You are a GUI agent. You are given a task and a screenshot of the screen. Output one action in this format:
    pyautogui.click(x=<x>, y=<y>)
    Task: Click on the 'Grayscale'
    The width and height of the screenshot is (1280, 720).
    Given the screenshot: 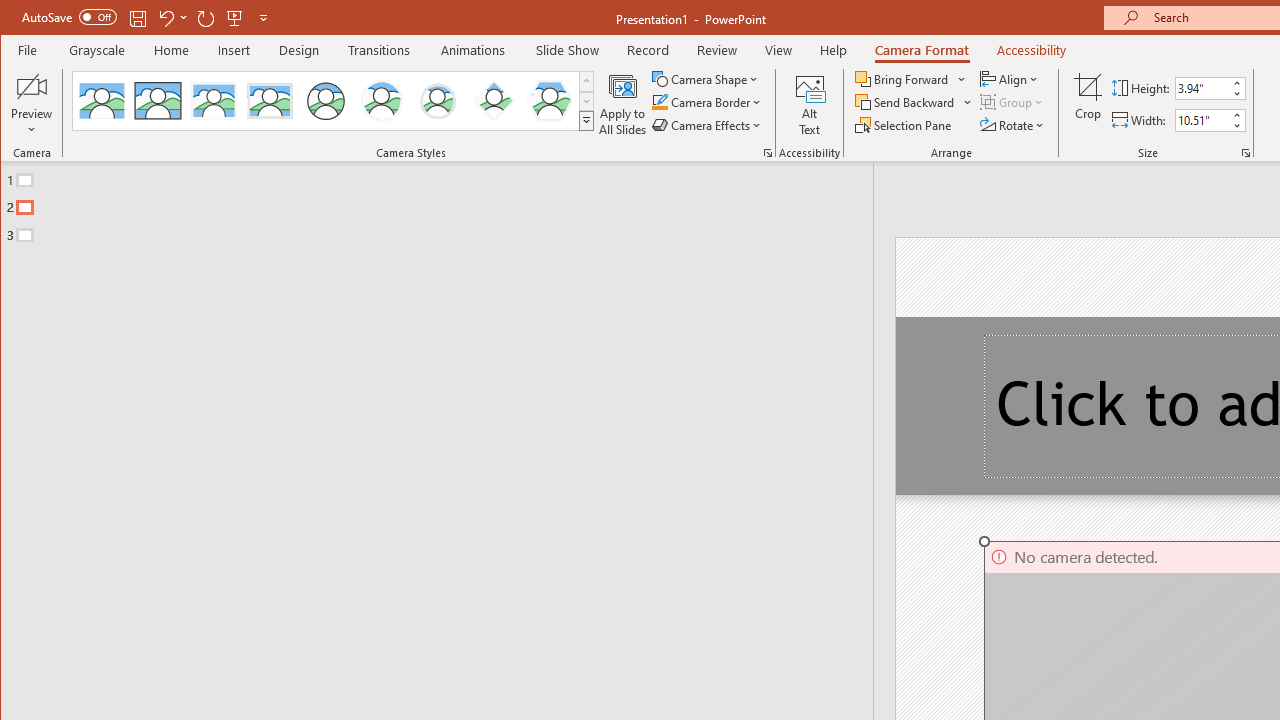 What is the action you would take?
    pyautogui.click(x=96, y=49)
    